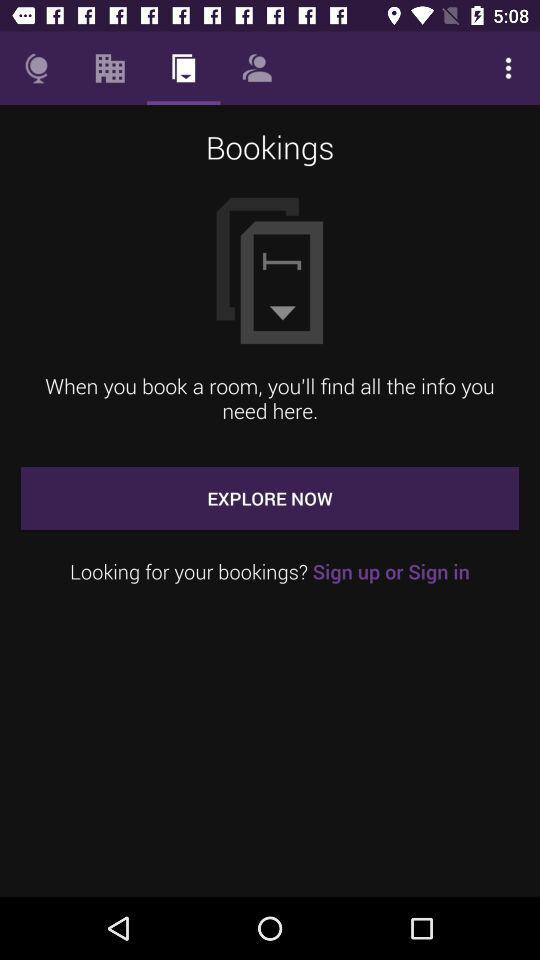  I want to click on the explore now item, so click(270, 497).